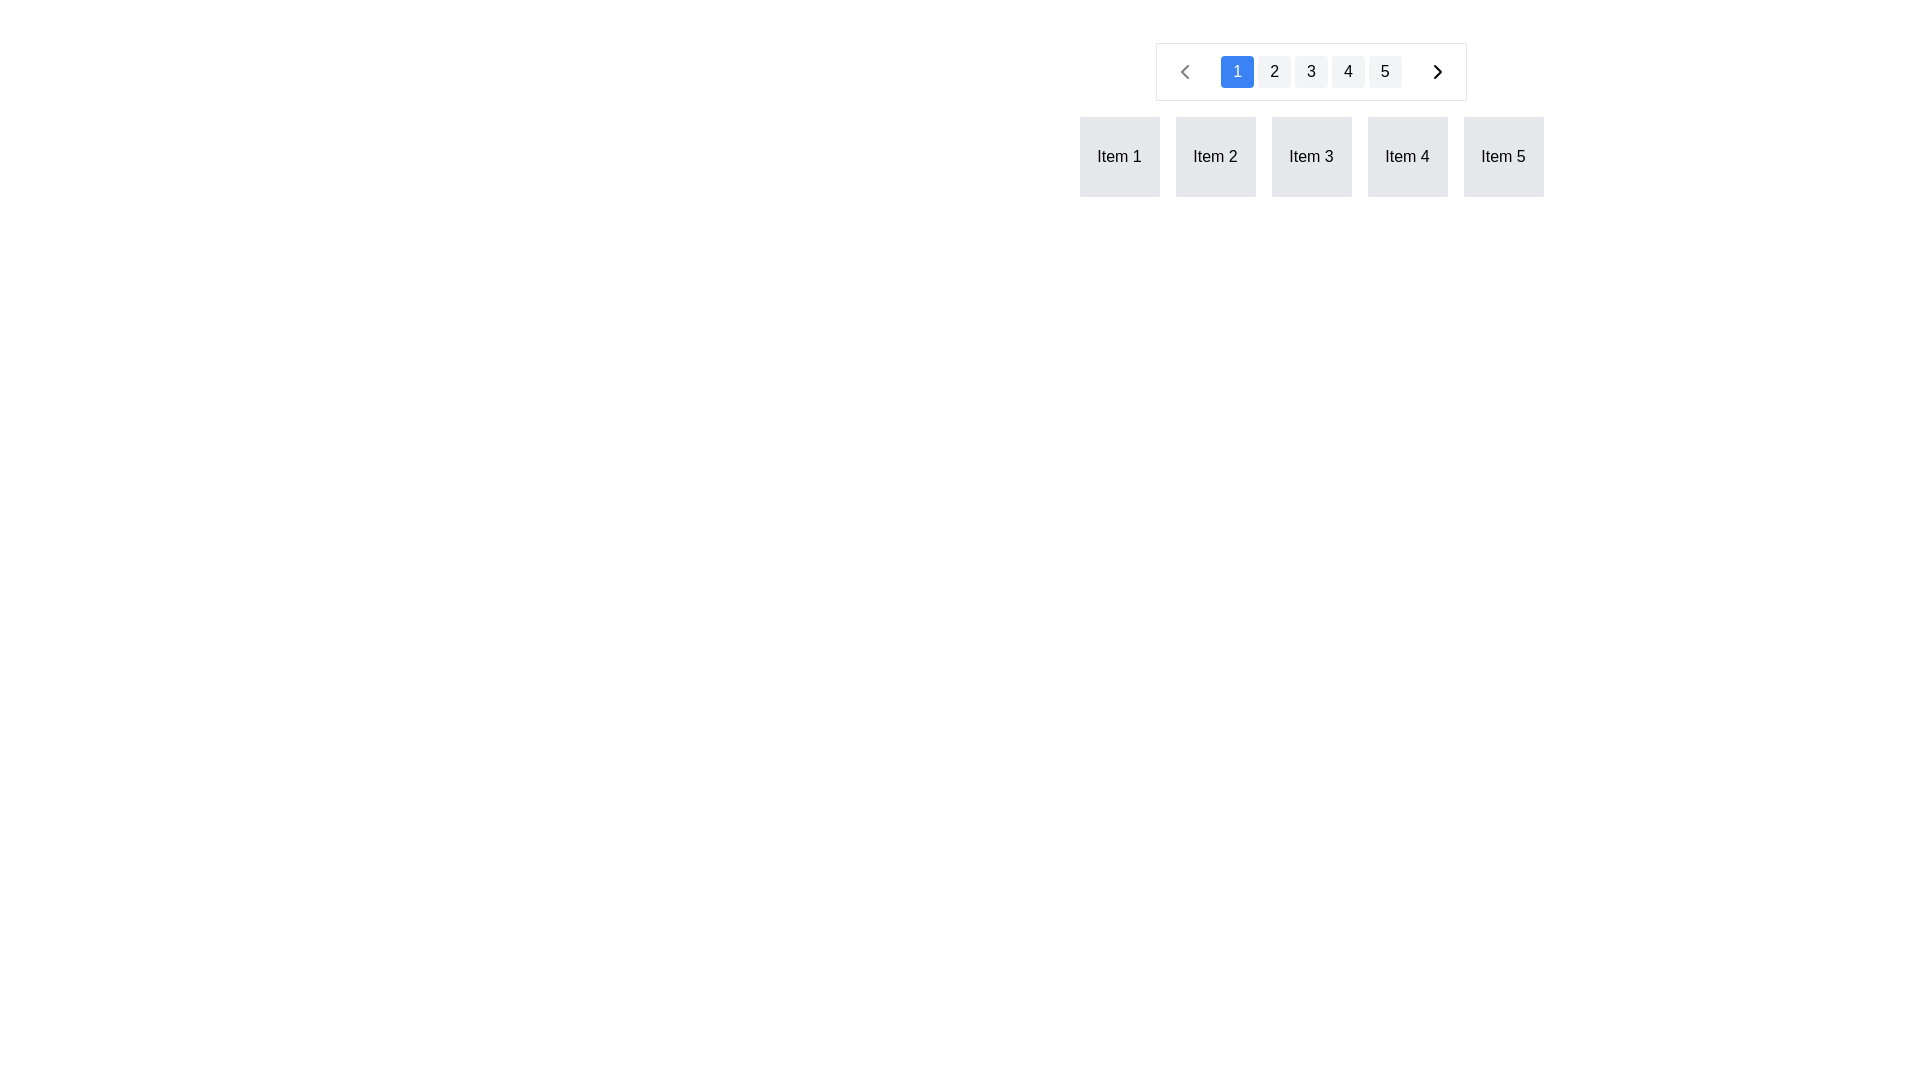 The height and width of the screenshot is (1080, 1920). I want to click on the first navigation button at the top of the interface, so click(1236, 71).